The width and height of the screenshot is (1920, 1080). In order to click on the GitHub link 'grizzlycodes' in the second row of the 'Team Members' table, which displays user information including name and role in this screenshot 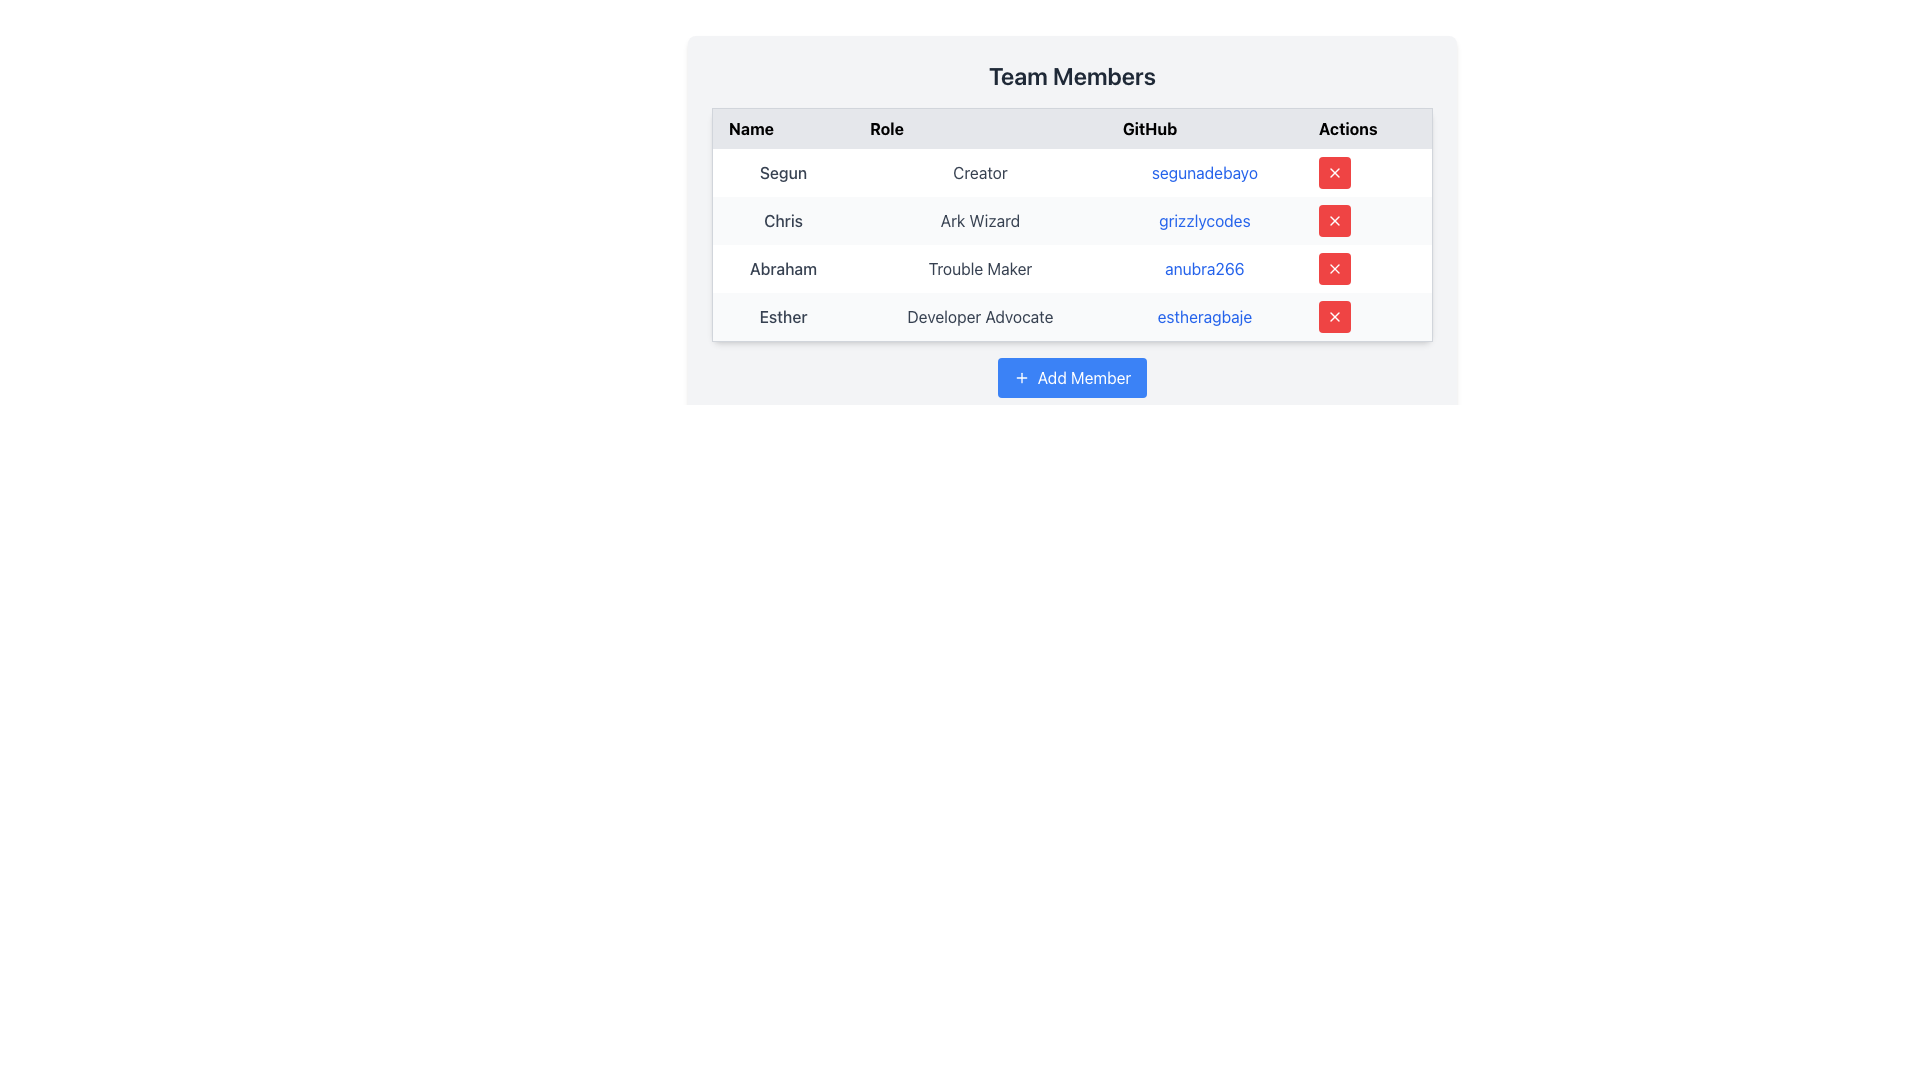, I will do `click(1071, 220)`.